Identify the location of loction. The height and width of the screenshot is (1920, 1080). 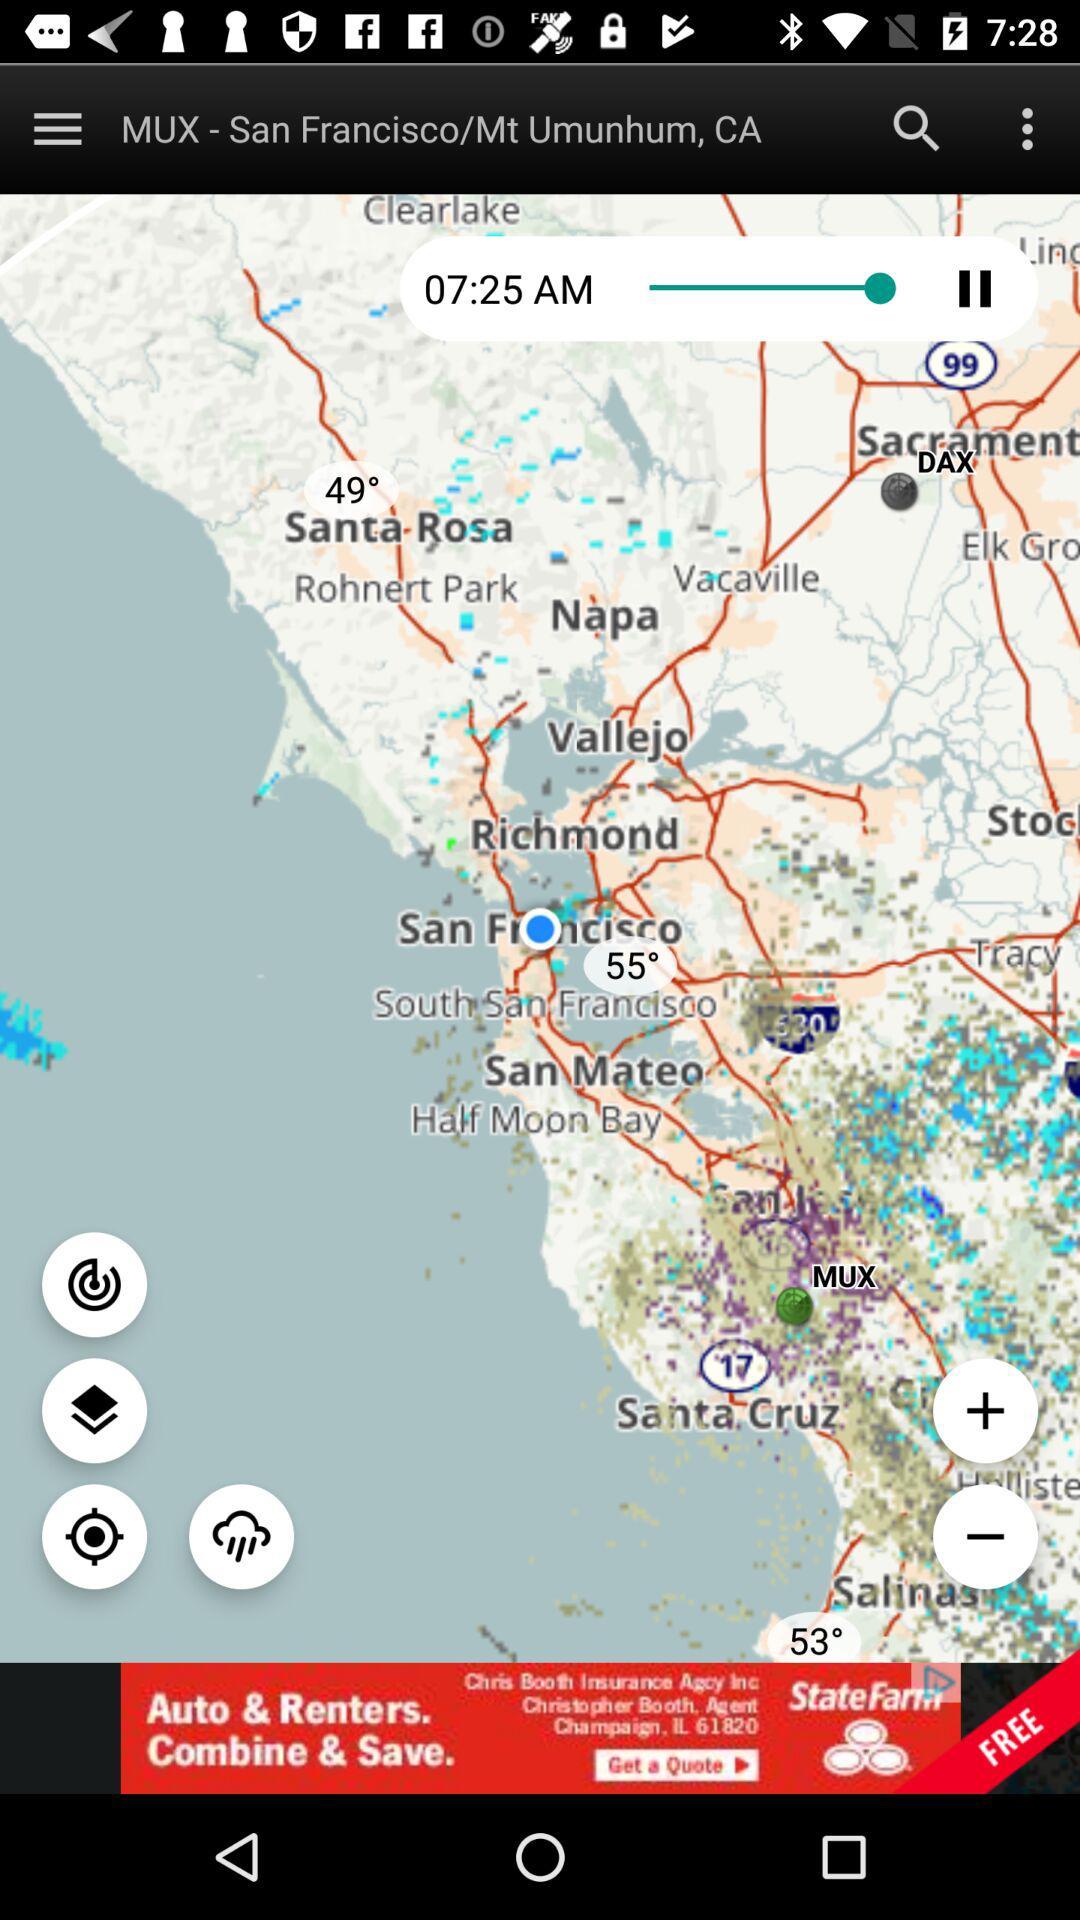
(94, 1409).